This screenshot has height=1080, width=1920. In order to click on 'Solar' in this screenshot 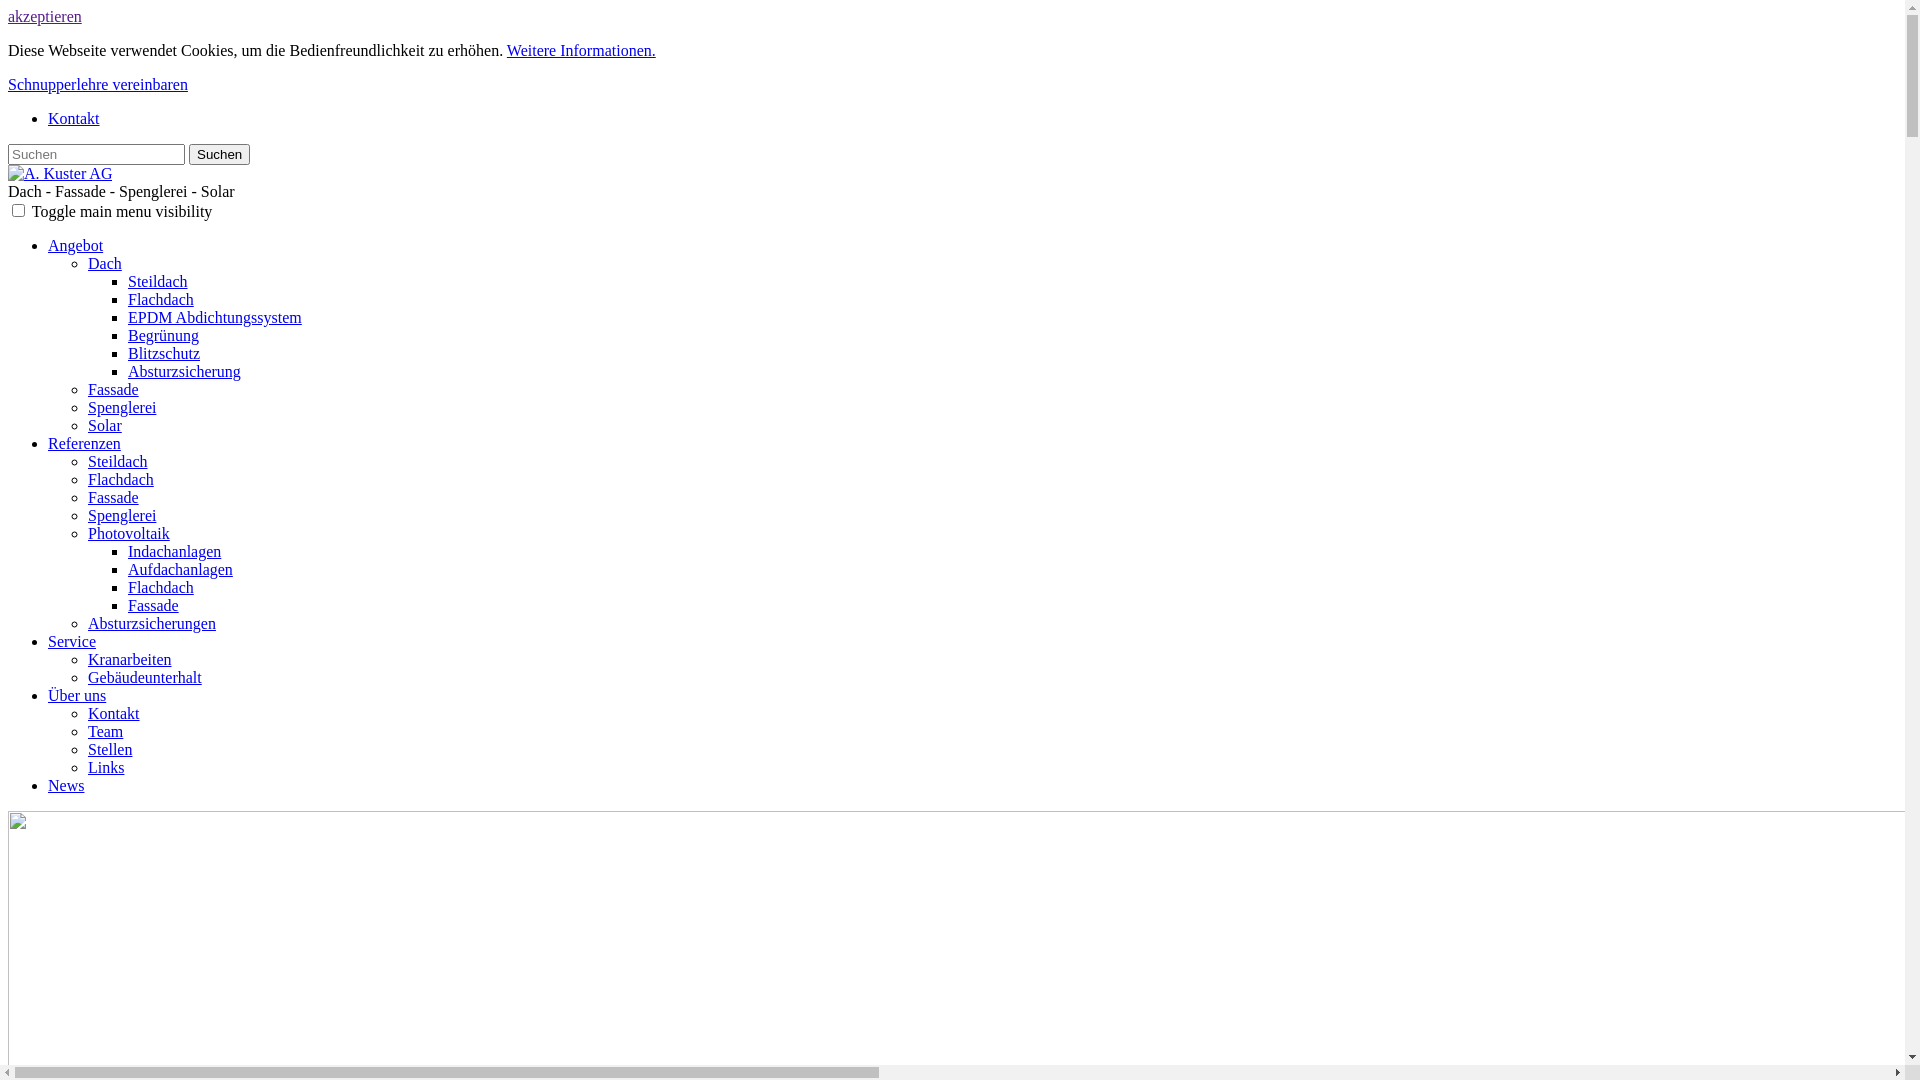, I will do `click(104, 424)`.